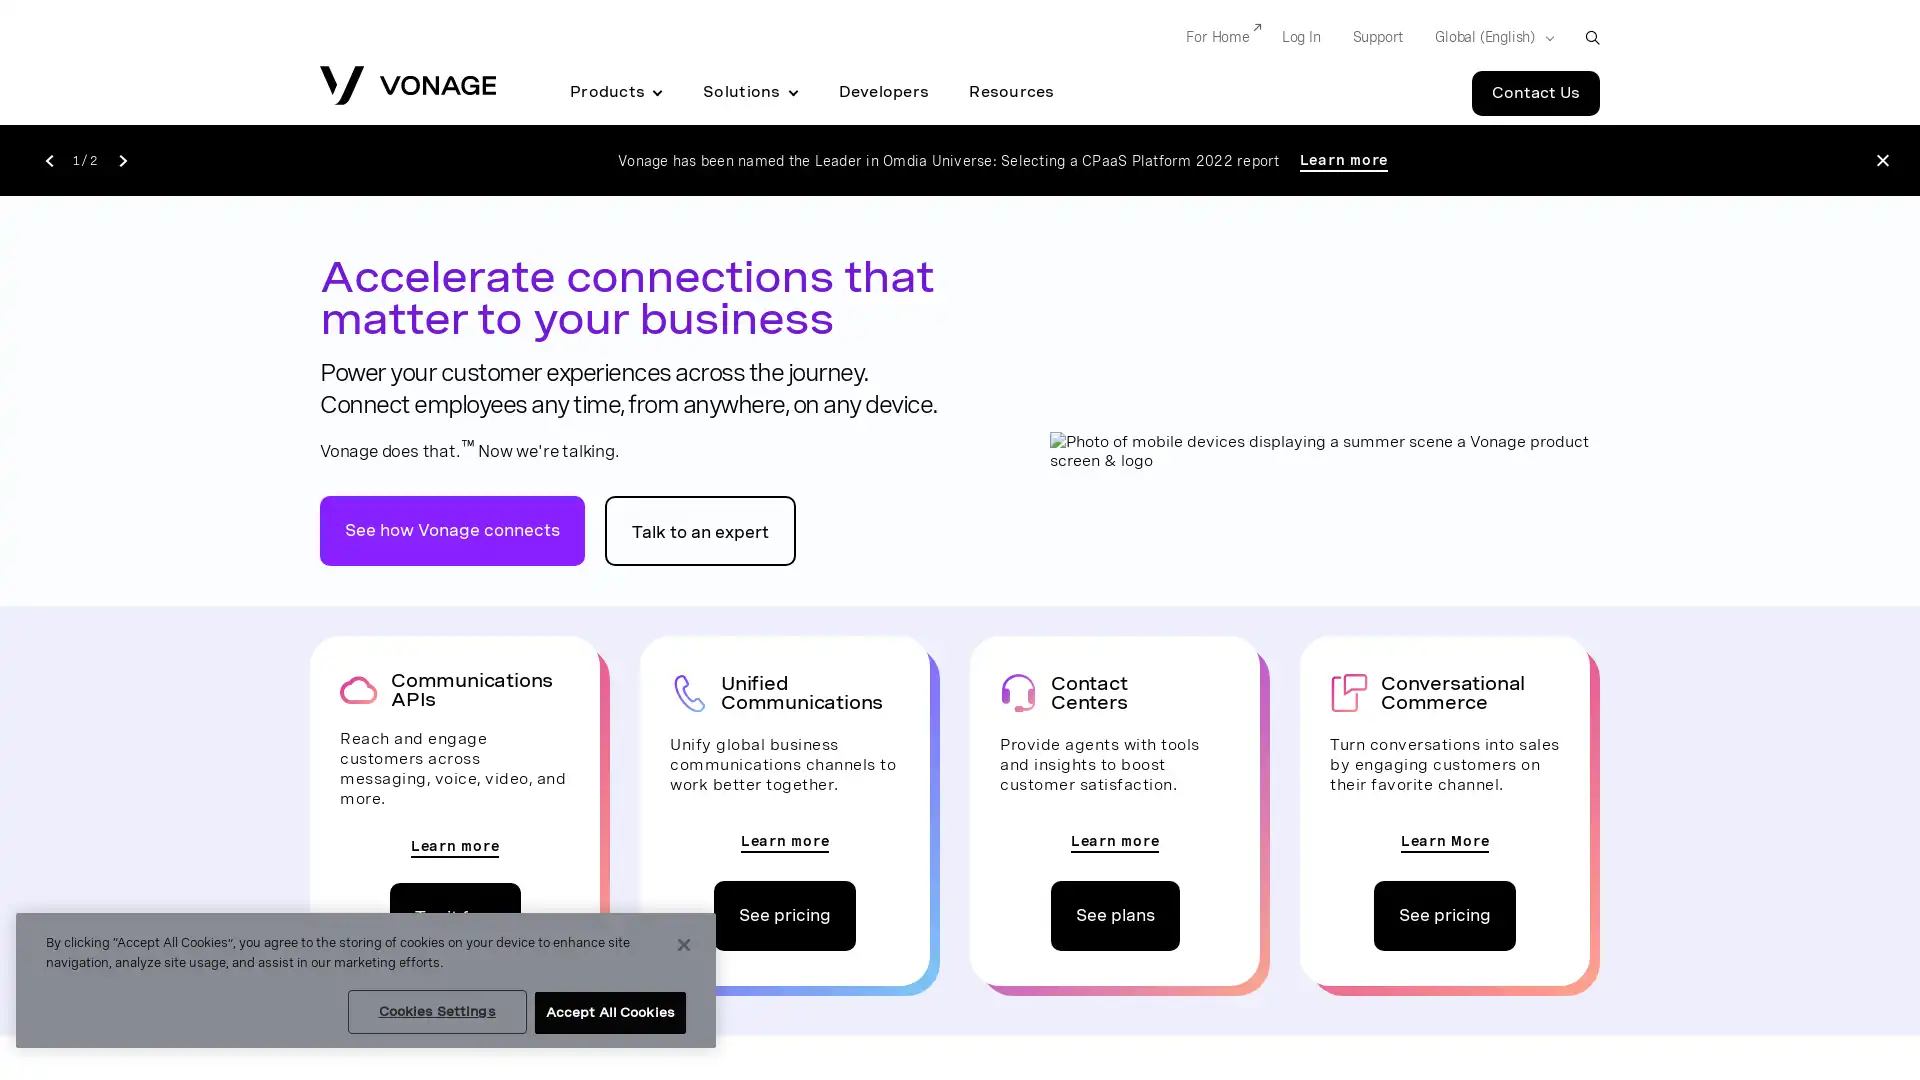 This screenshot has height=1080, width=1920. What do you see at coordinates (608, 1013) in the screenshot?
I see `Accept All Cookies` at bounding box center [608, 1013].